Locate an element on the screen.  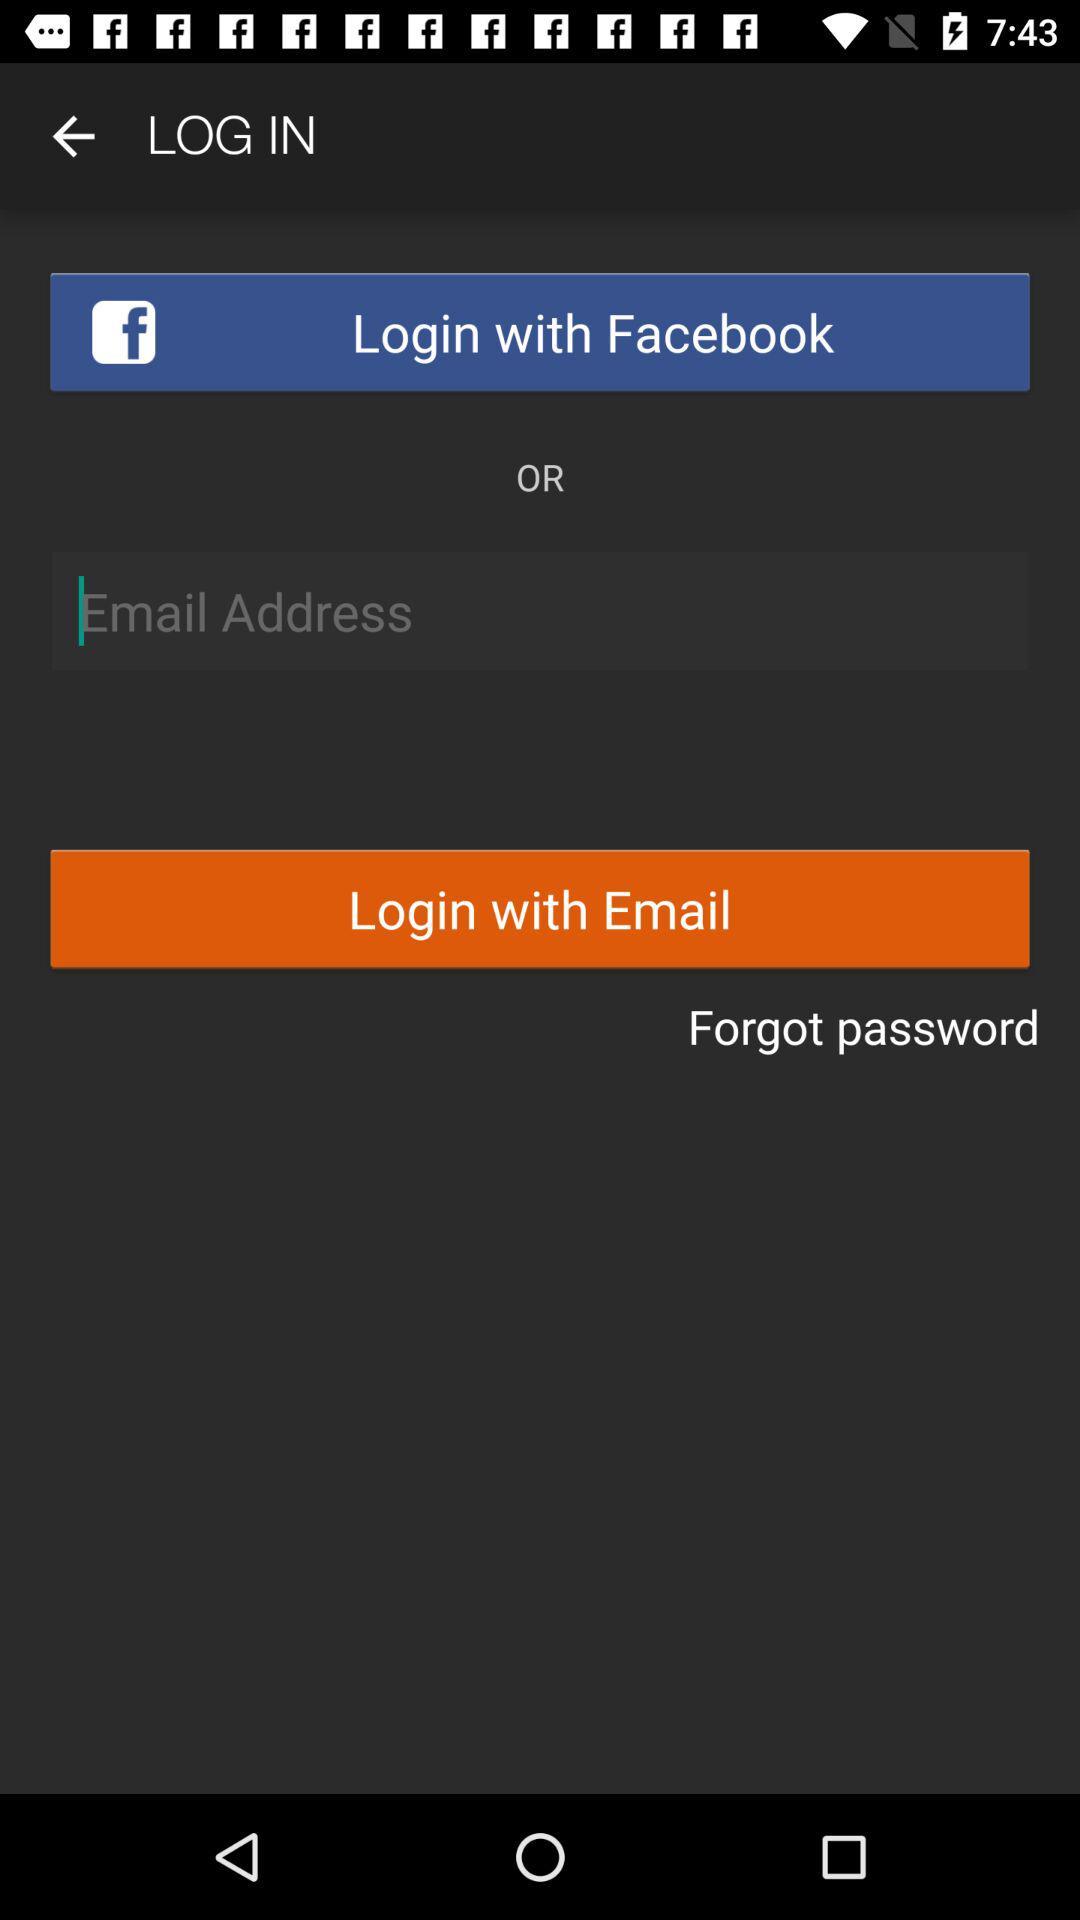
the icon at the top left corner is located at coordinates (72, 135).